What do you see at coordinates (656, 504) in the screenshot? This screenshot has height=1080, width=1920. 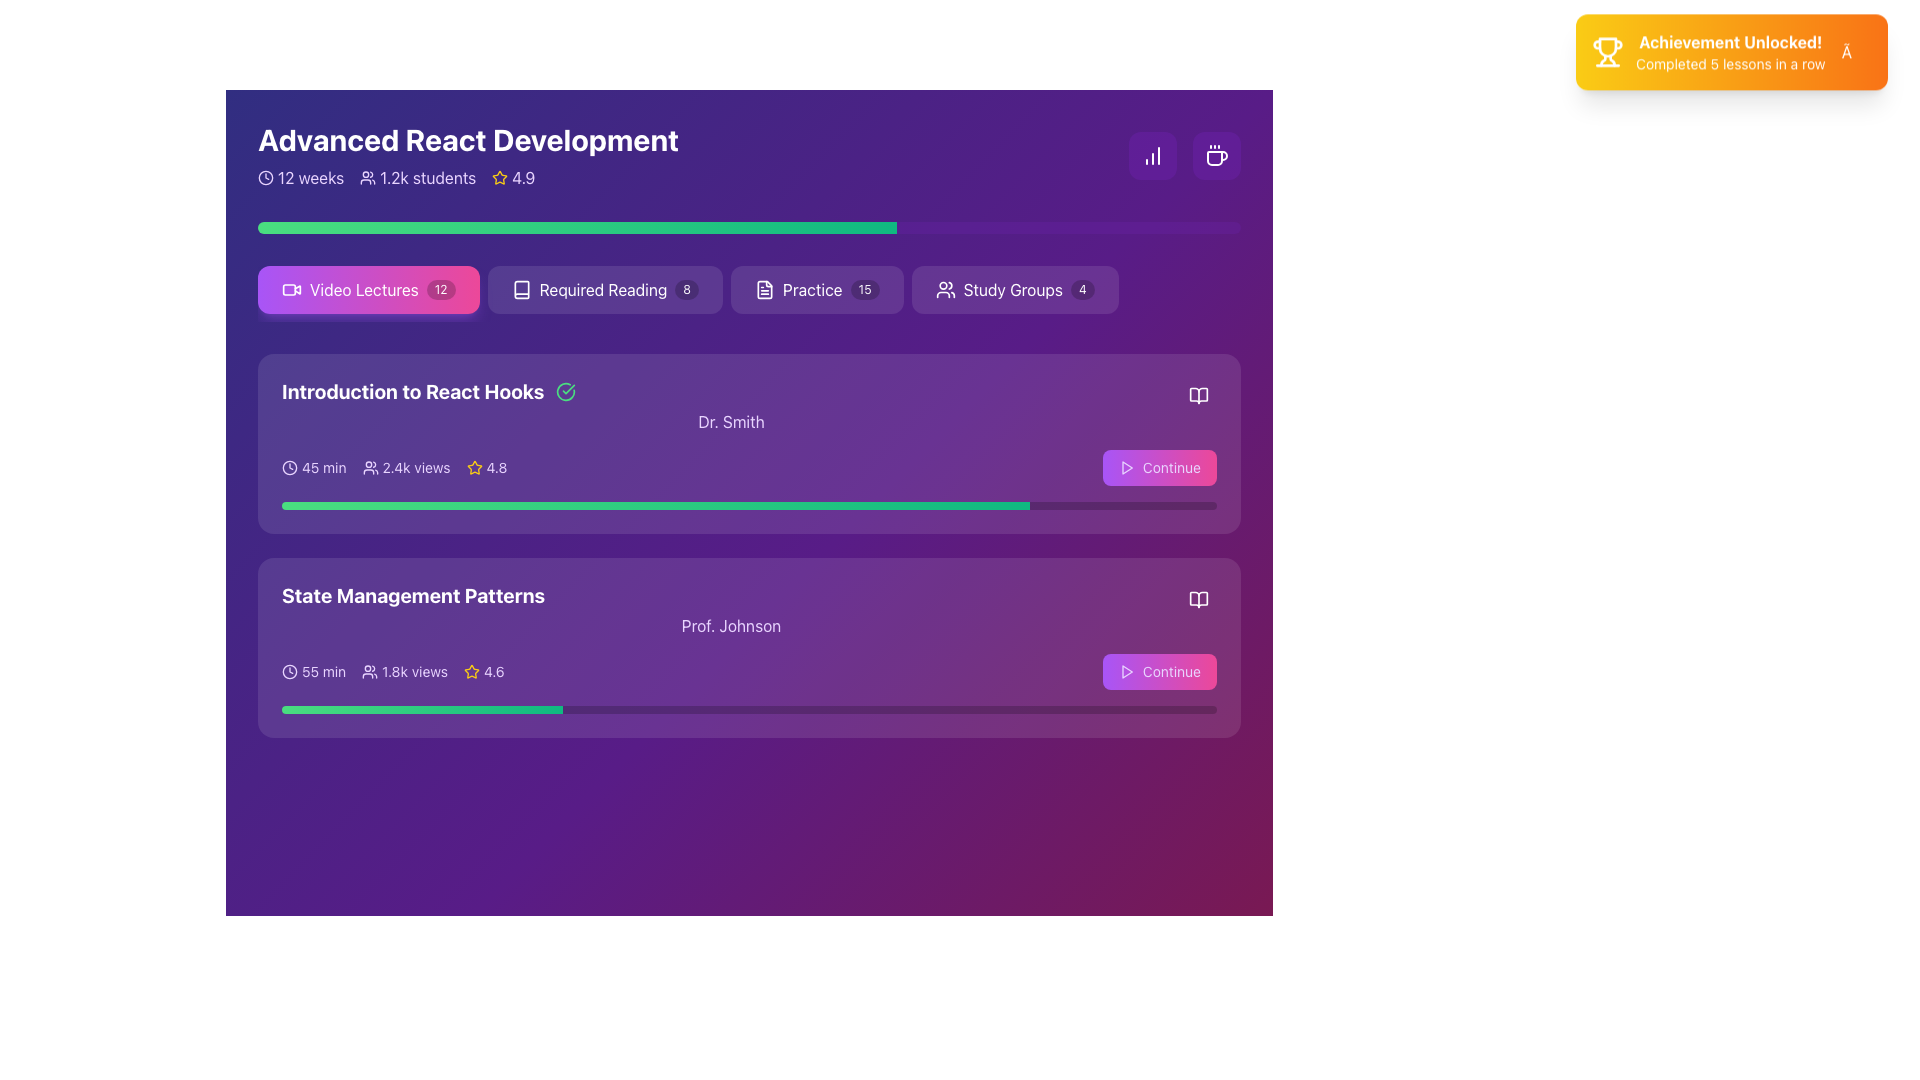 I see `the inner indicator of the progress bar that visually represents the completion of the lesson on 'Introduction to React Hooks'` at bounding box center [656, 504].